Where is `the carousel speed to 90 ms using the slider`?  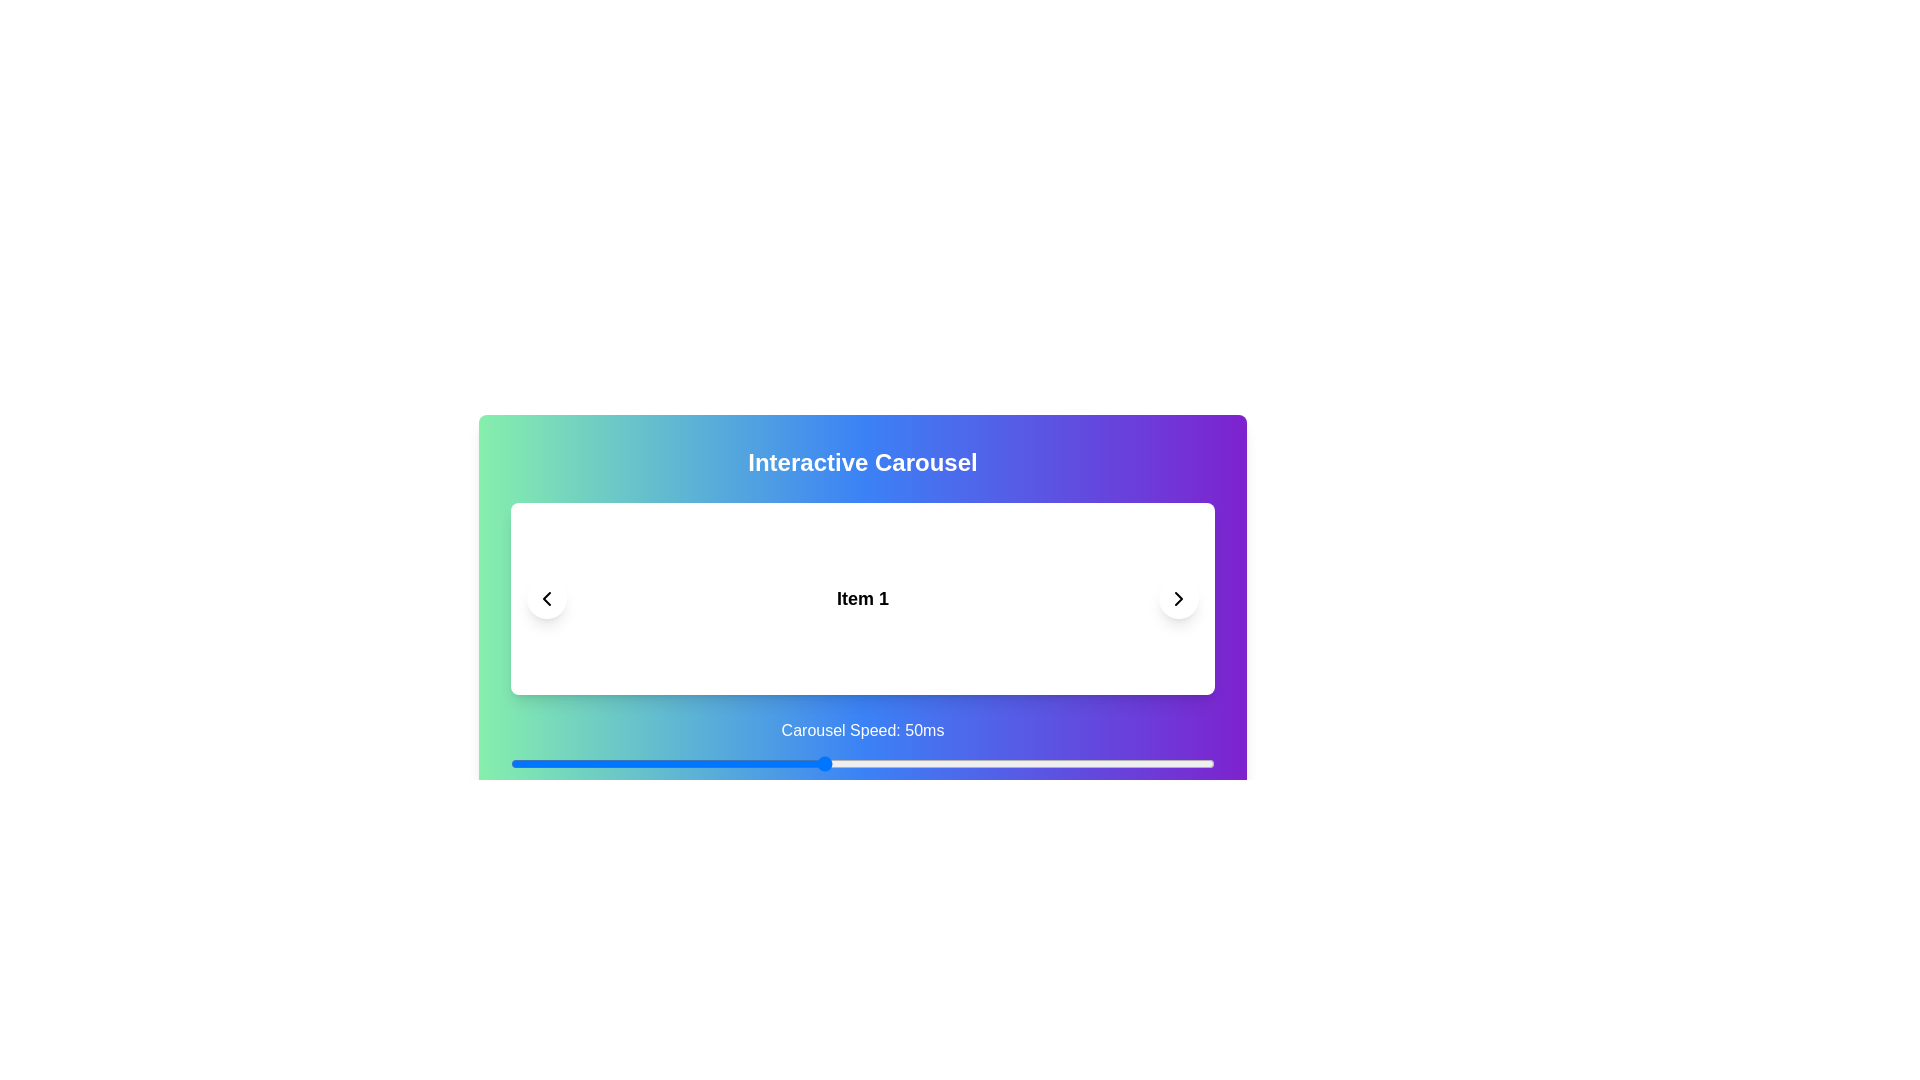 the carousel speed to 90 ms using the slider is located at coordinates (1136, 763).